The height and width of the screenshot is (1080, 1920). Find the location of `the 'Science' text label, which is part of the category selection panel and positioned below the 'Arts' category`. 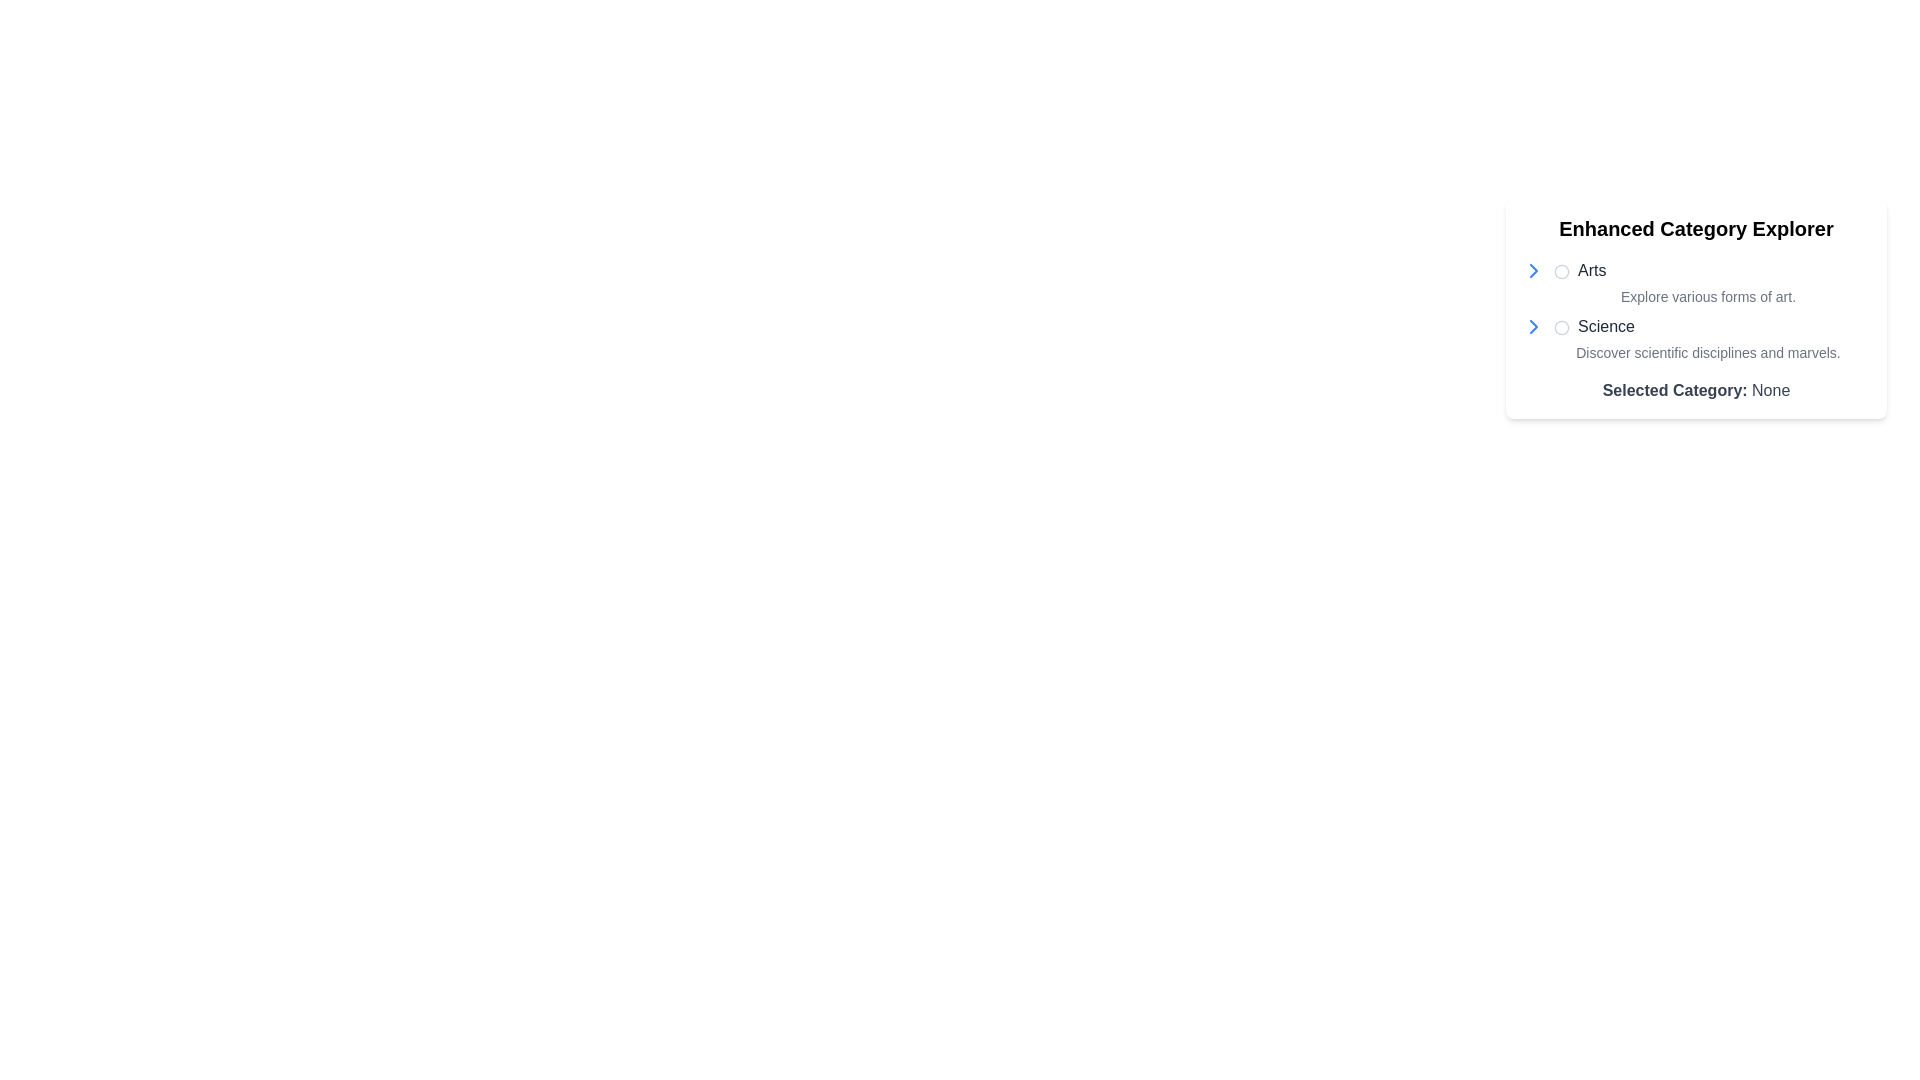

the 'Science' text label, which is part of the category selection panel and positioned below the 'Arts' category is located at coordinates (1606, 325).